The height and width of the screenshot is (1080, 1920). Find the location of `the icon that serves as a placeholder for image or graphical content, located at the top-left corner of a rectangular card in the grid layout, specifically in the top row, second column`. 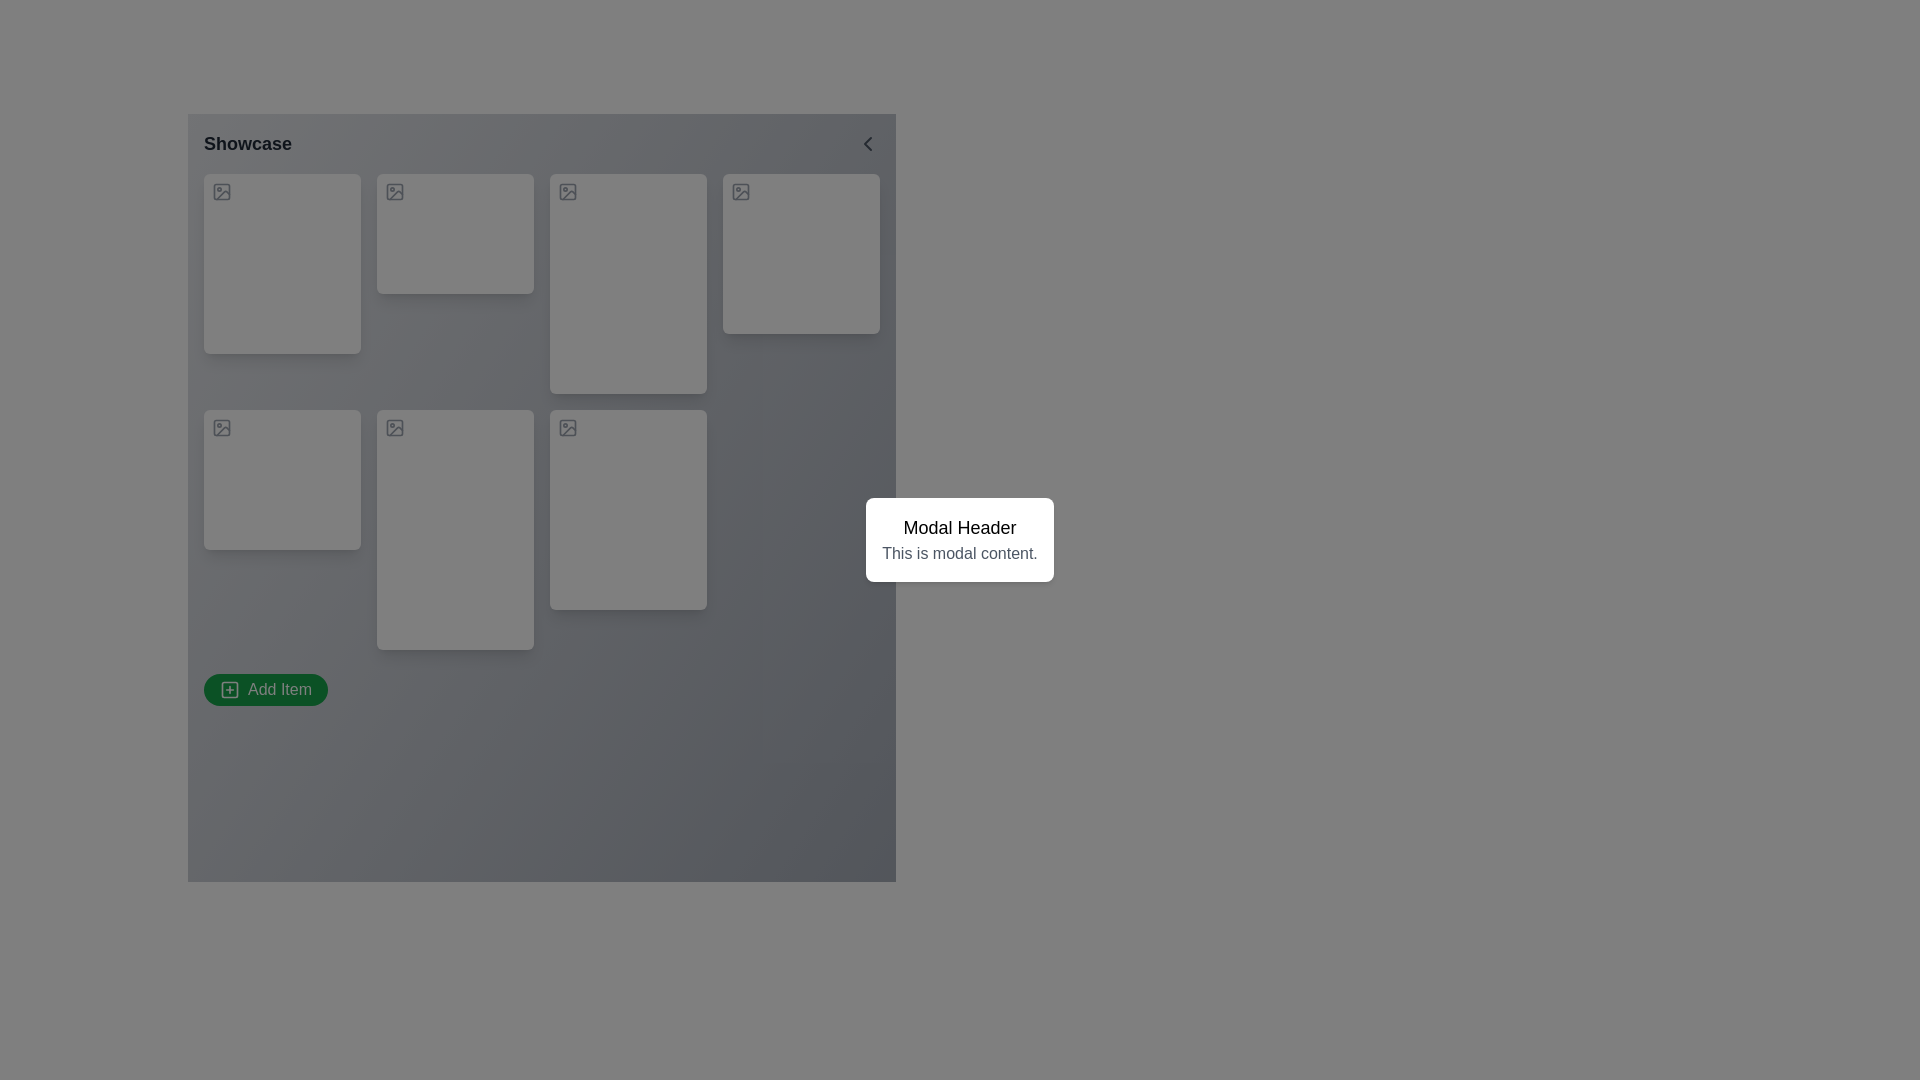

the icon that serves as a placeholder for image or graphical content, located at the top-left corner of a rectangular card in the grid layout, specifically in the top row, second column is located at coordinates (394, 192).